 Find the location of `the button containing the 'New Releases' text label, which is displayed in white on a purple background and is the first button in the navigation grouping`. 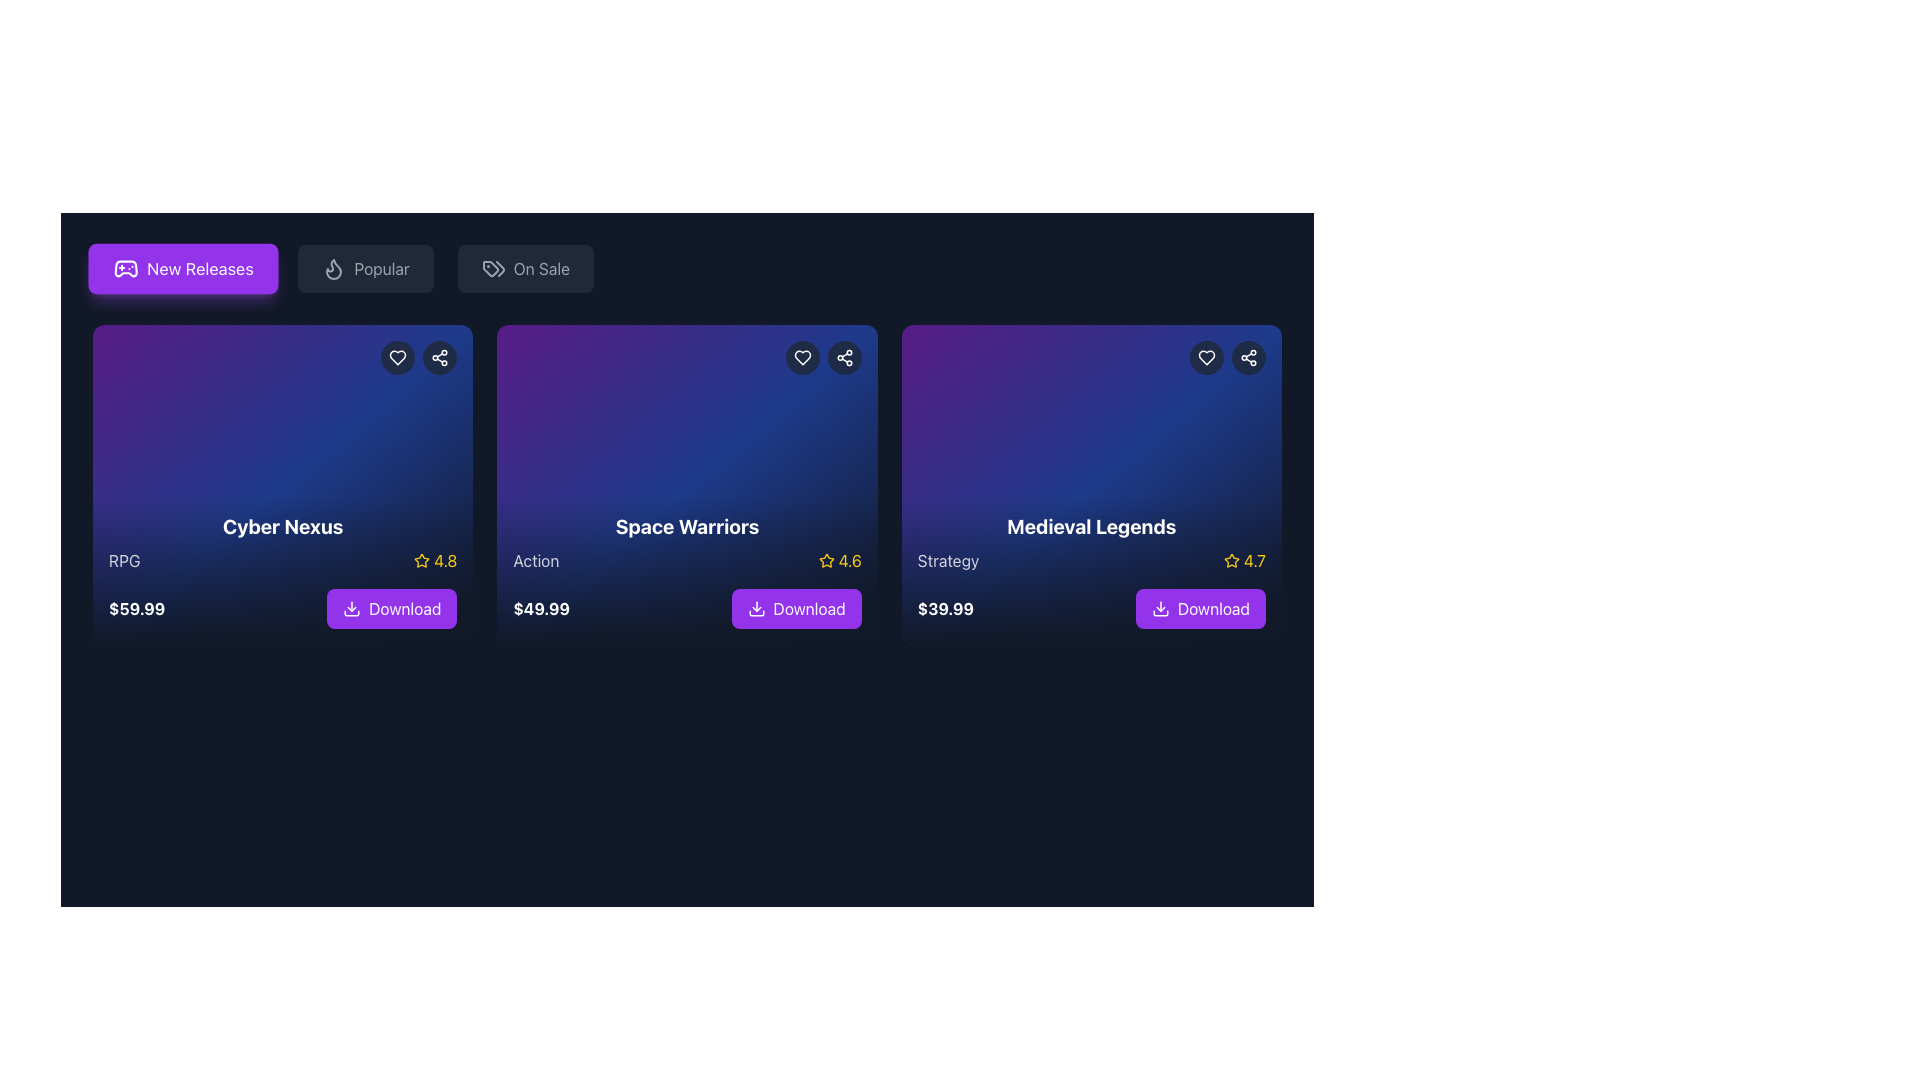

the button containing the 'New Releases' text label, which is displayed in white on a purple background and is the first button in the navigation grouping is located at coordinates (200, 268).